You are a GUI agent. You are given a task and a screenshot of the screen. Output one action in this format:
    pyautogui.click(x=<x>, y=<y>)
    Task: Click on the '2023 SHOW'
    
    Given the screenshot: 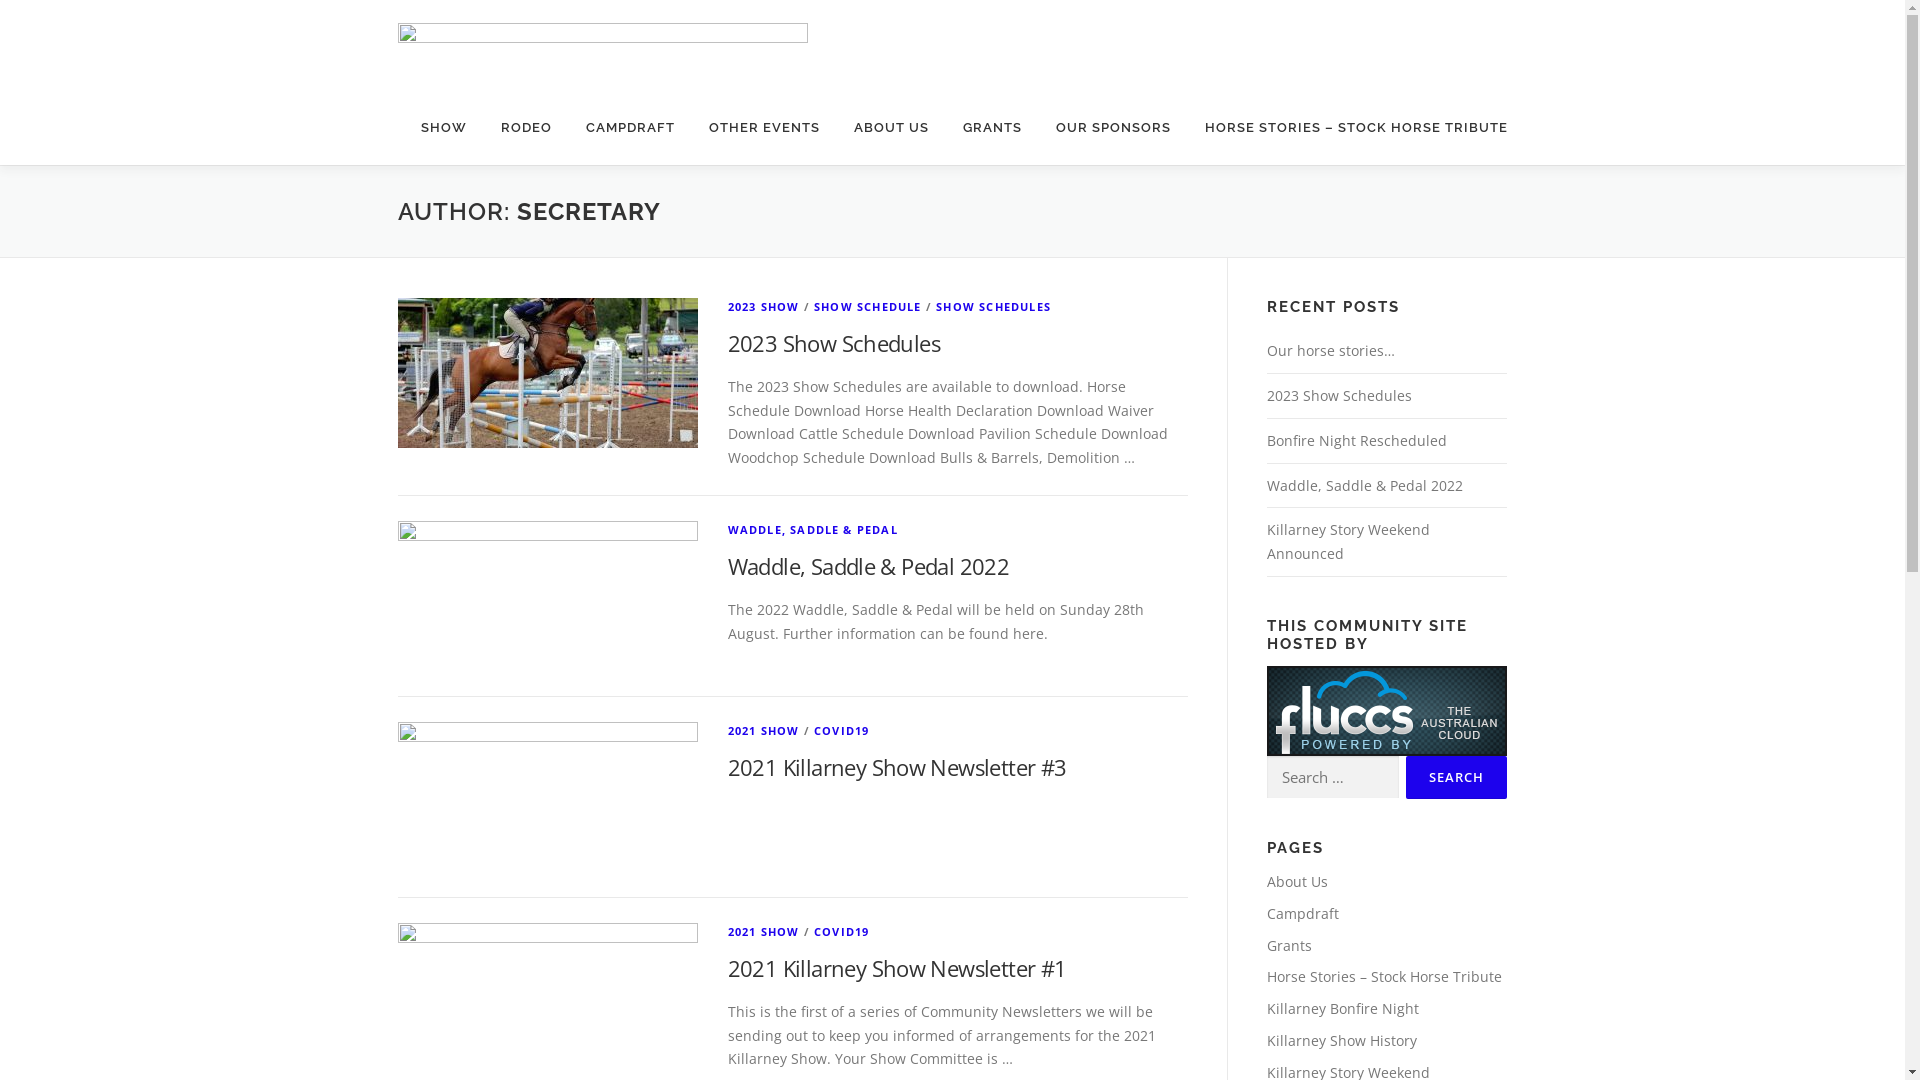 What is the action you would take?
    pyautogui.click(x=727, y=306)
    